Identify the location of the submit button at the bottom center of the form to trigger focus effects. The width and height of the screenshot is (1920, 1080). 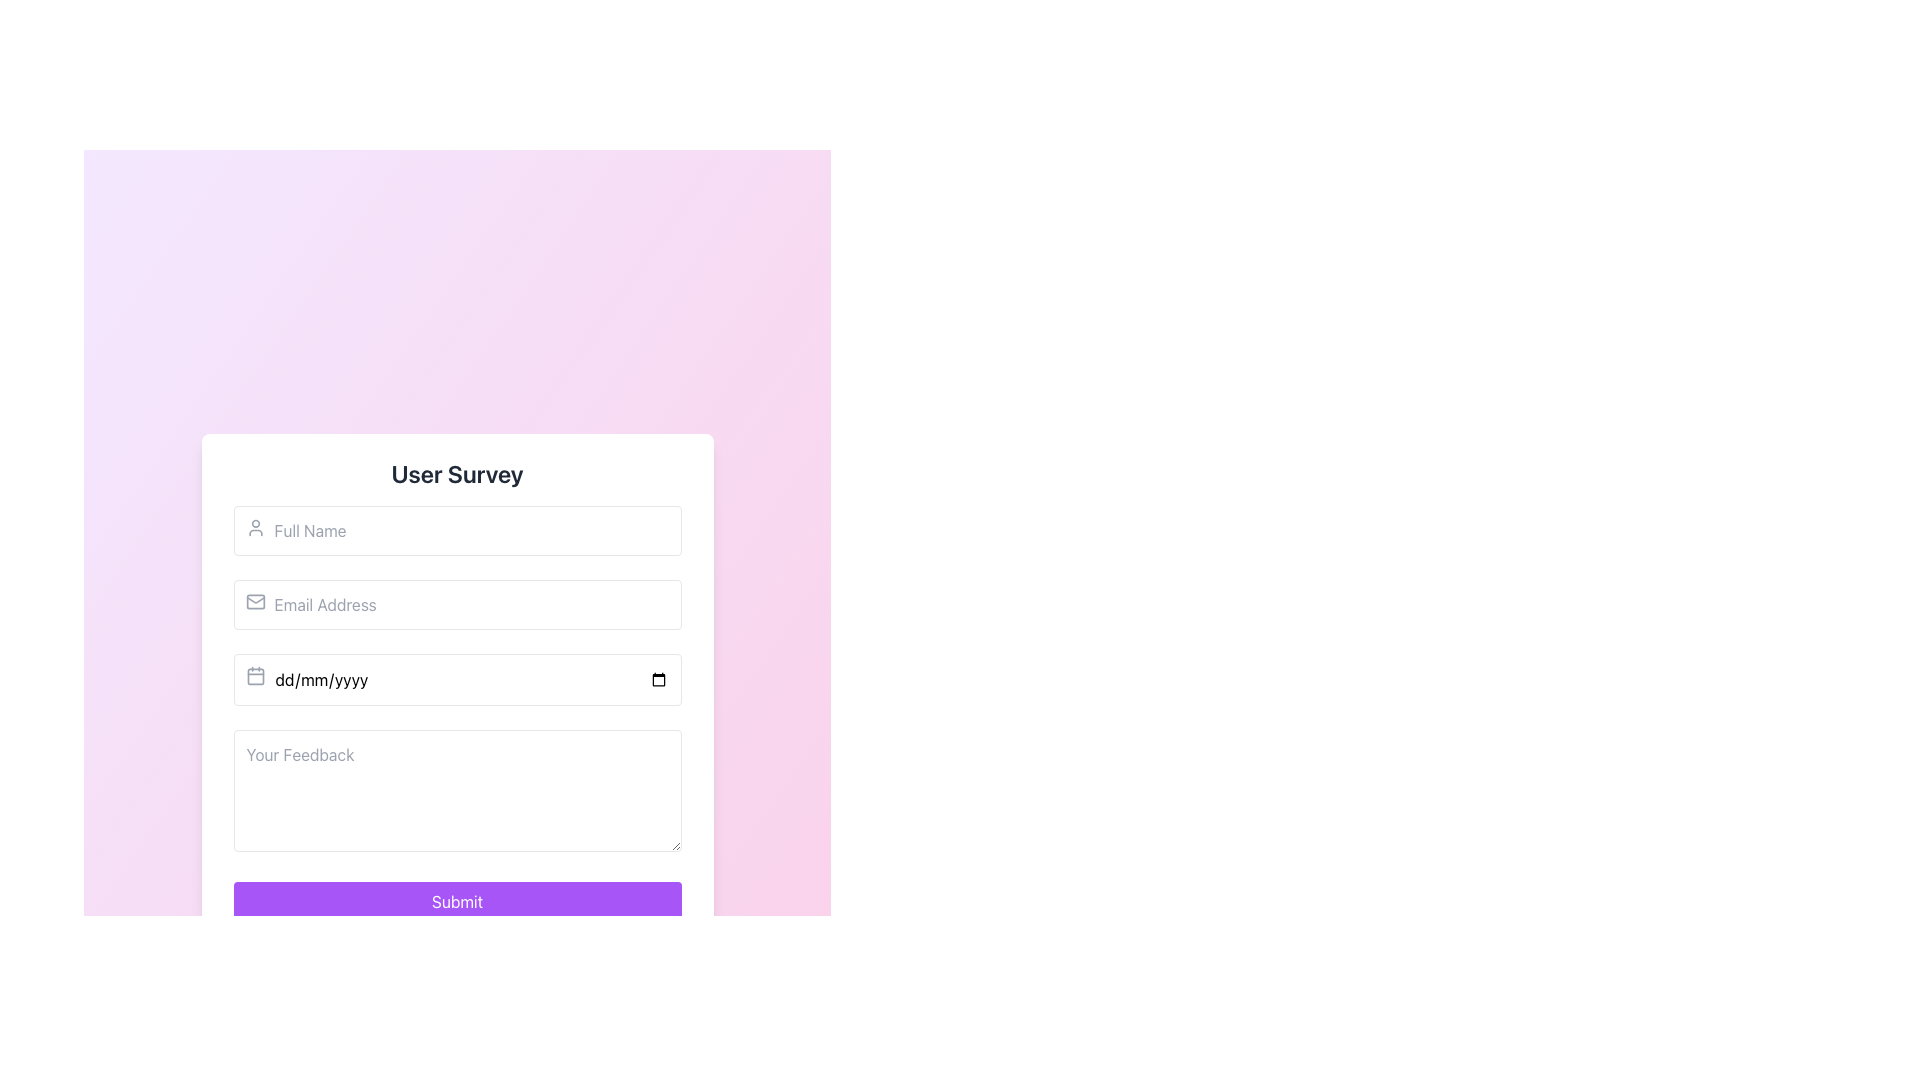
(456, 902).